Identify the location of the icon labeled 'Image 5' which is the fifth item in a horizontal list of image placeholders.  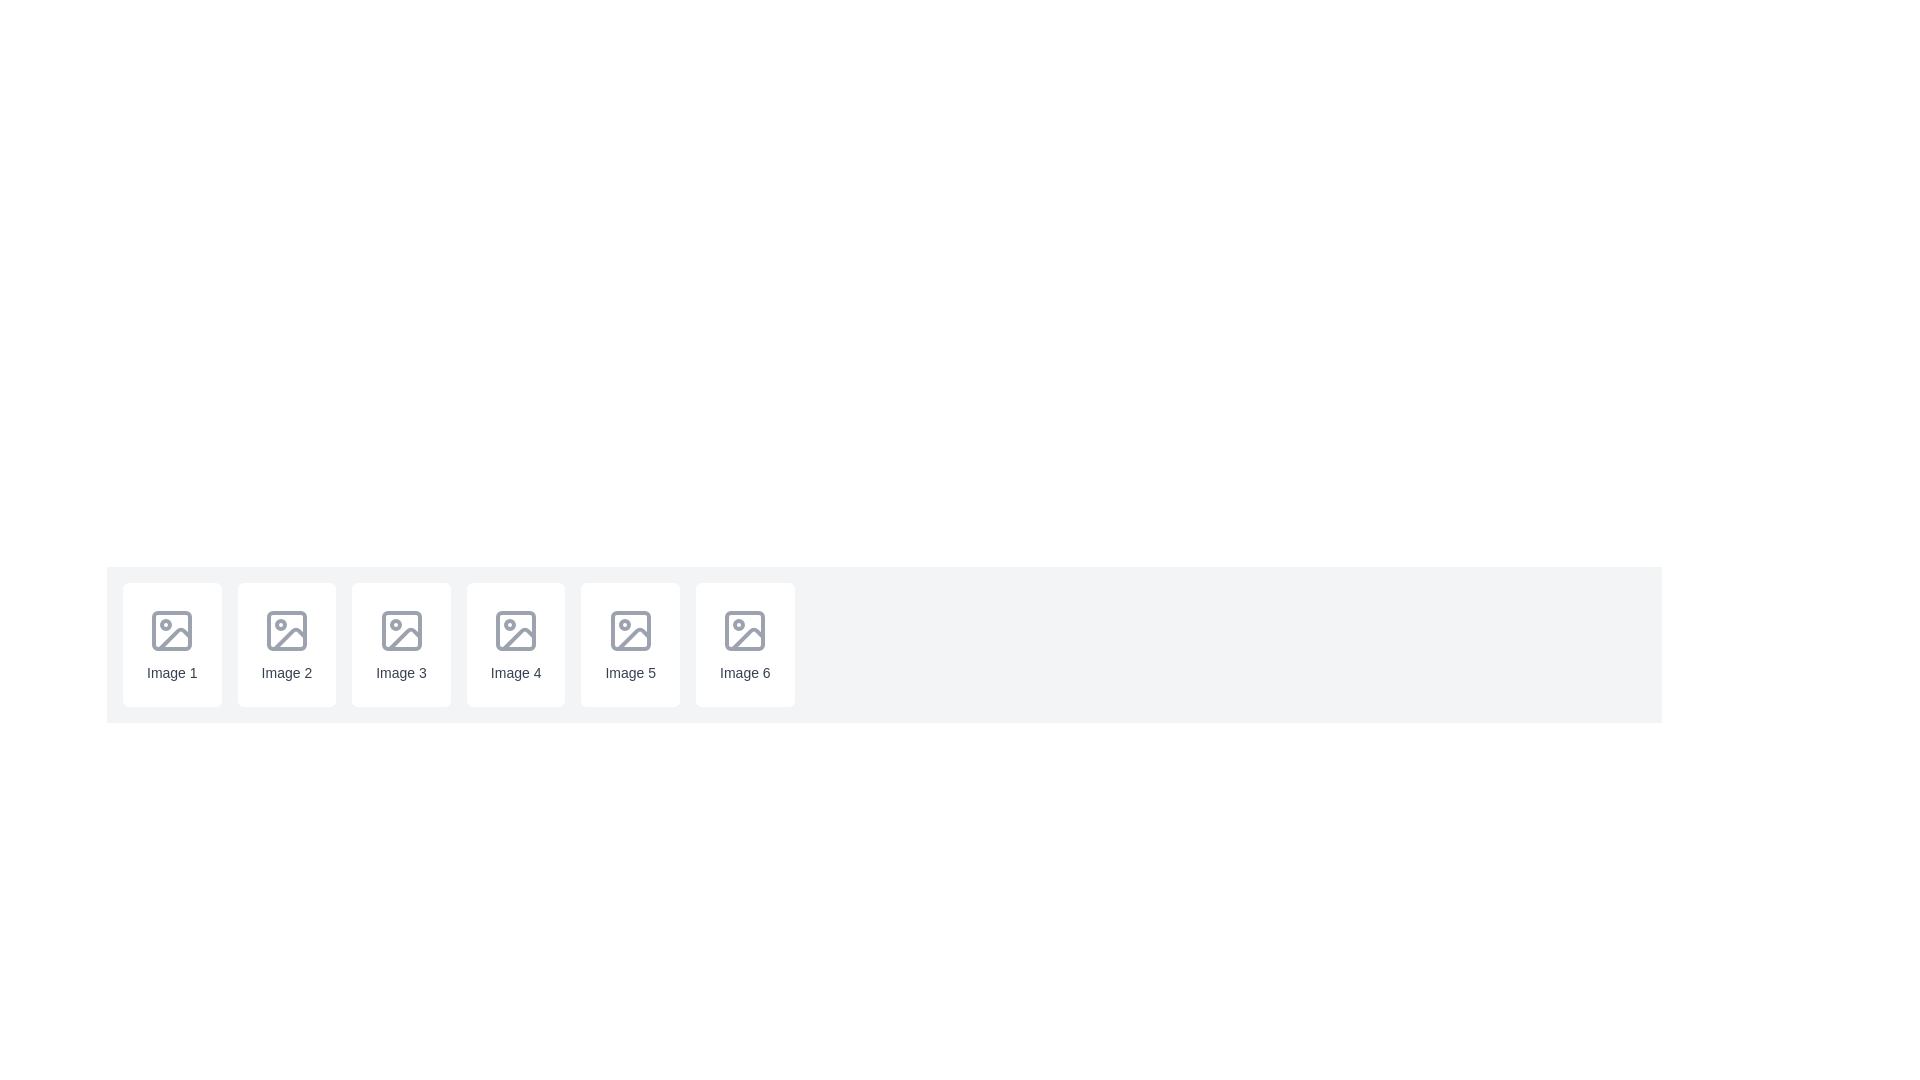
(629, 644).